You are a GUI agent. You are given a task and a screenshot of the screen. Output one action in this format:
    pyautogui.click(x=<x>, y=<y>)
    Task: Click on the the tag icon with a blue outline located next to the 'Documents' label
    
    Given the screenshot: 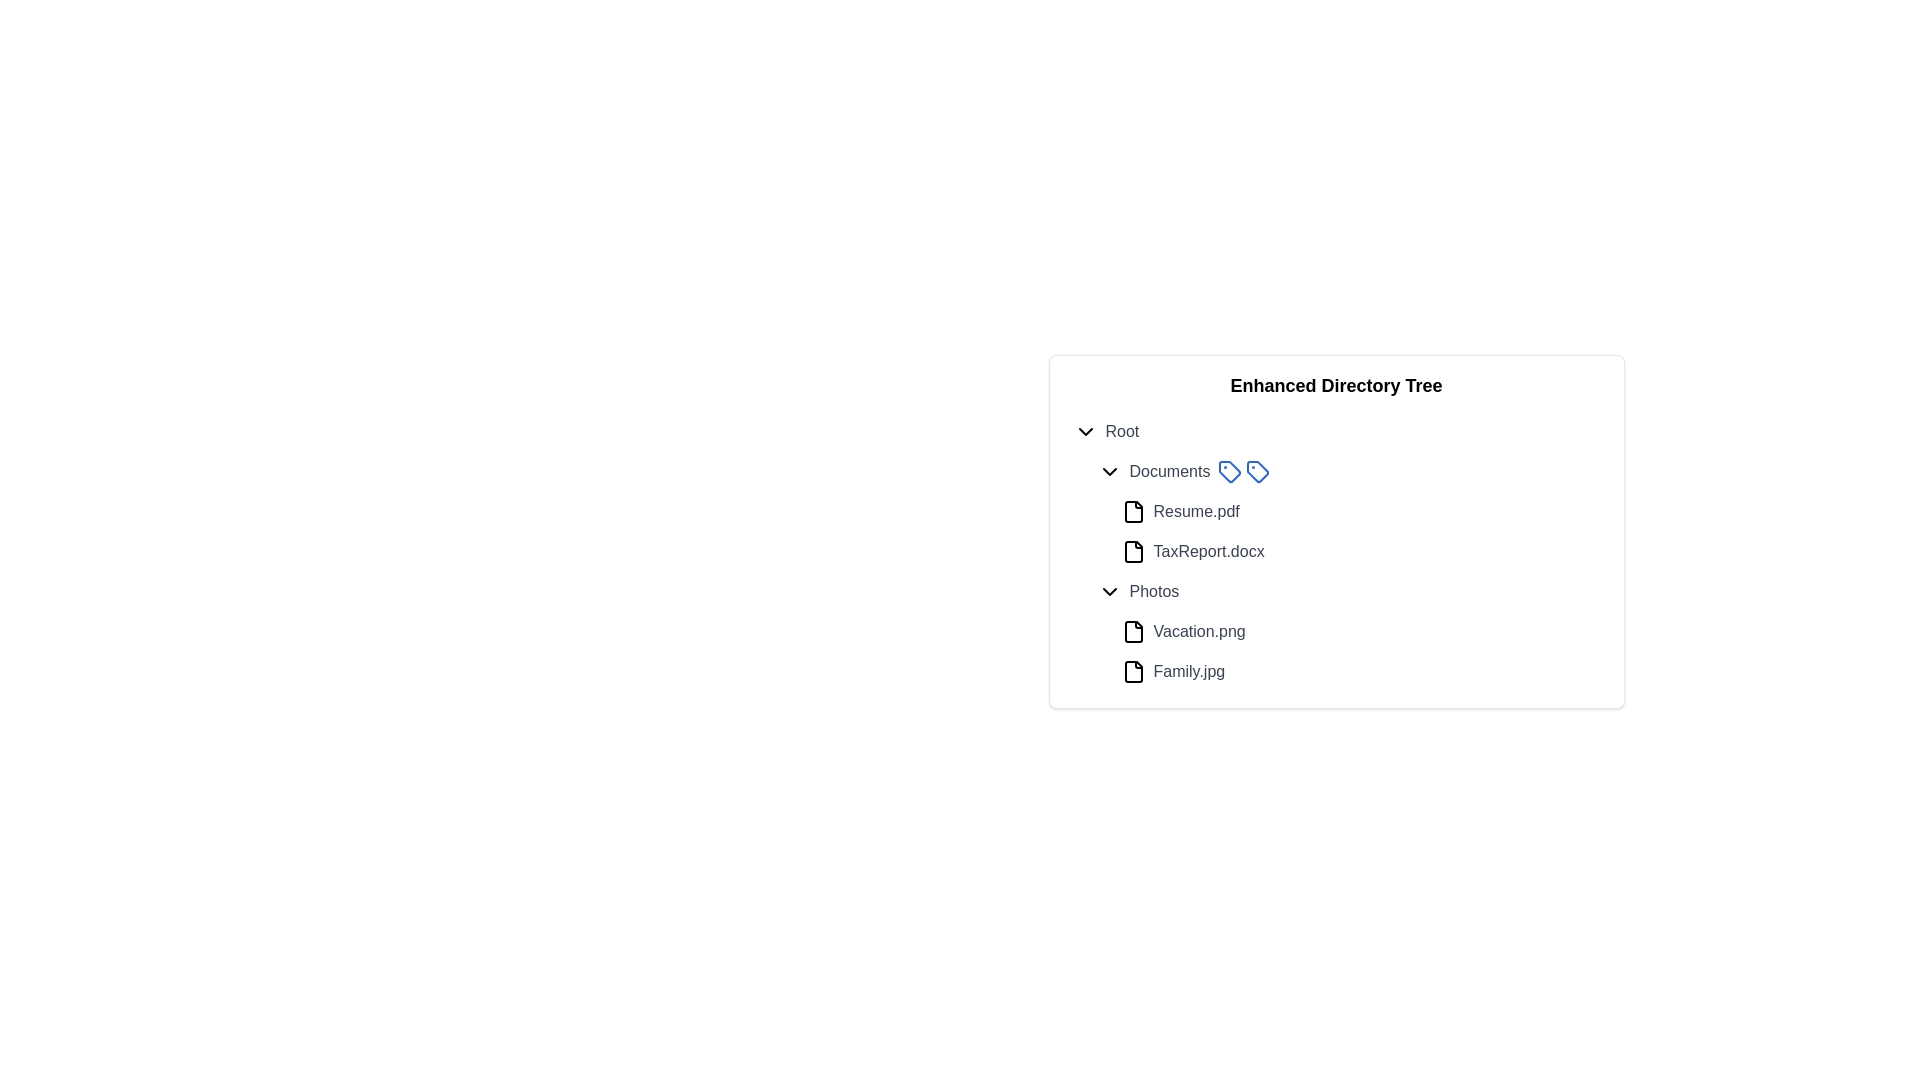 What is the action you would take?
    pyautogui.click(x=1257, y=471)
    